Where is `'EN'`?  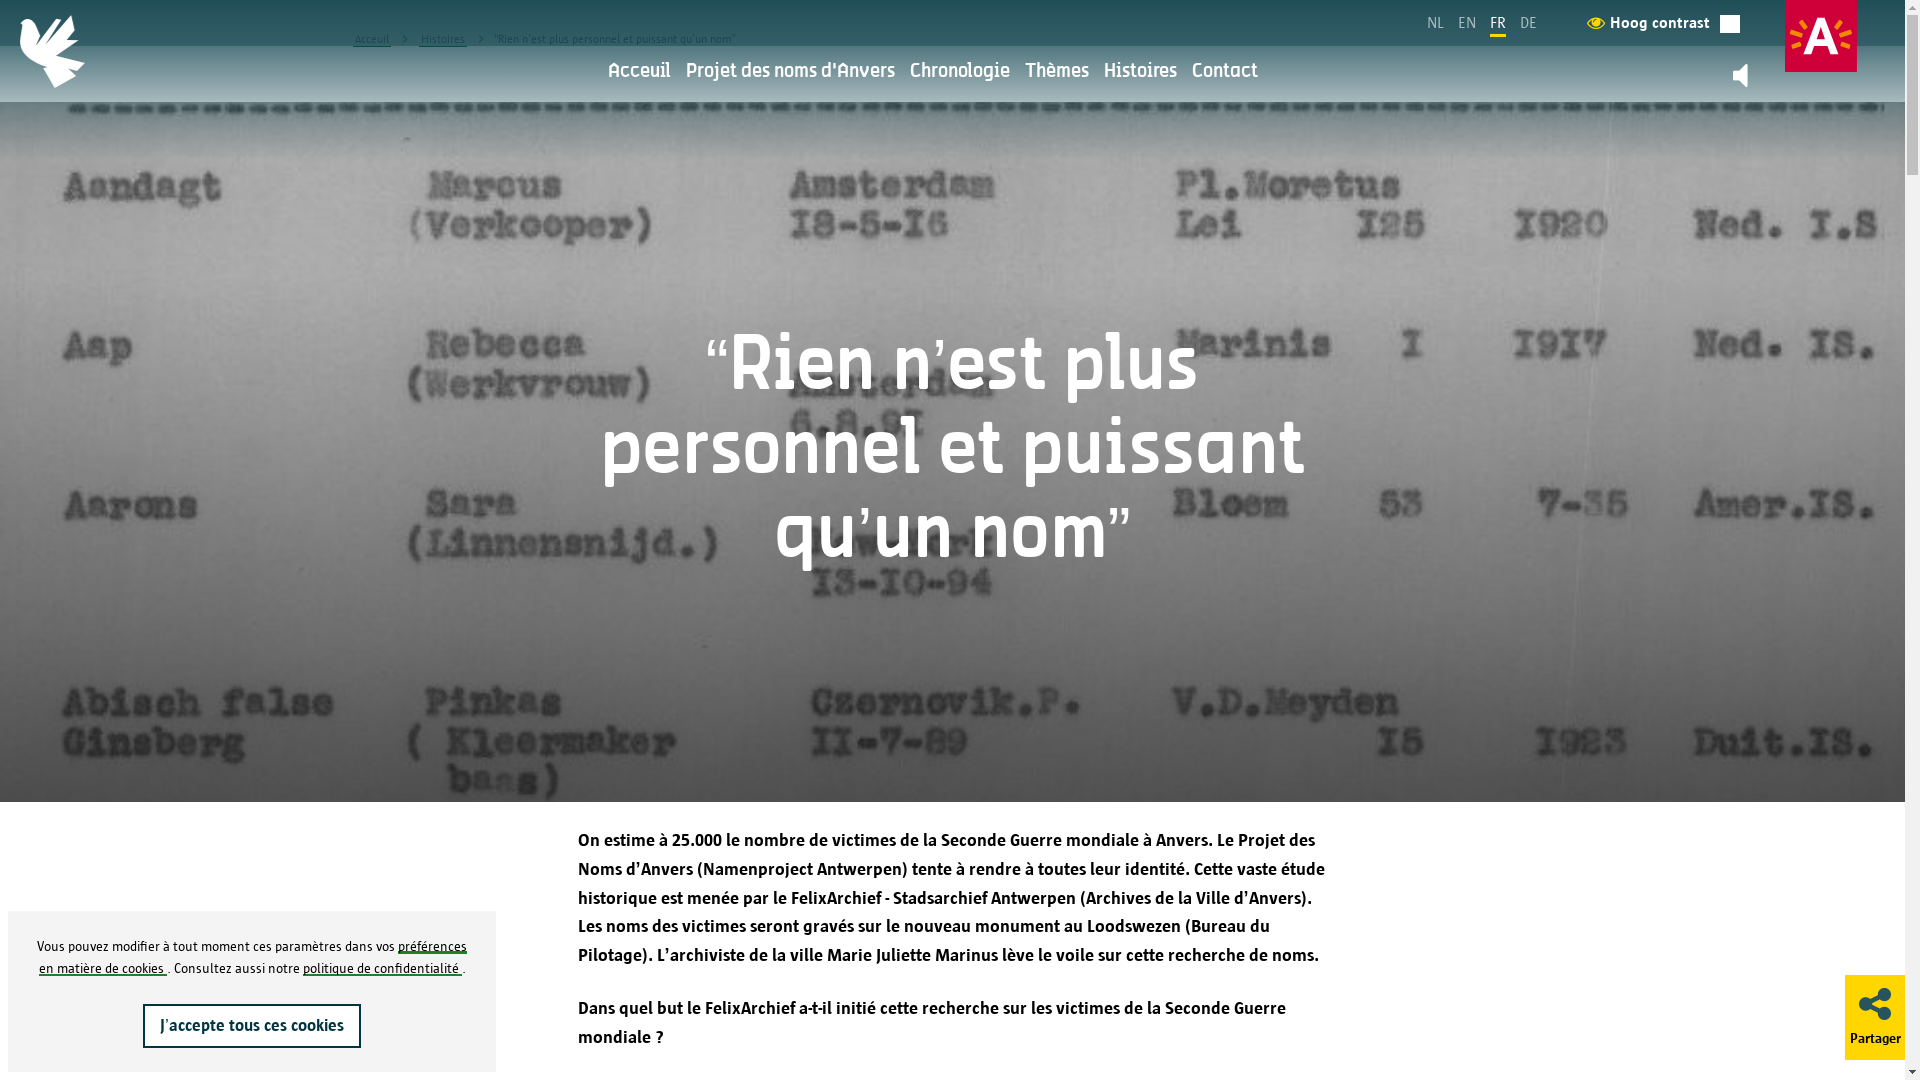 'EN' is located at coordinates (1467, 22).